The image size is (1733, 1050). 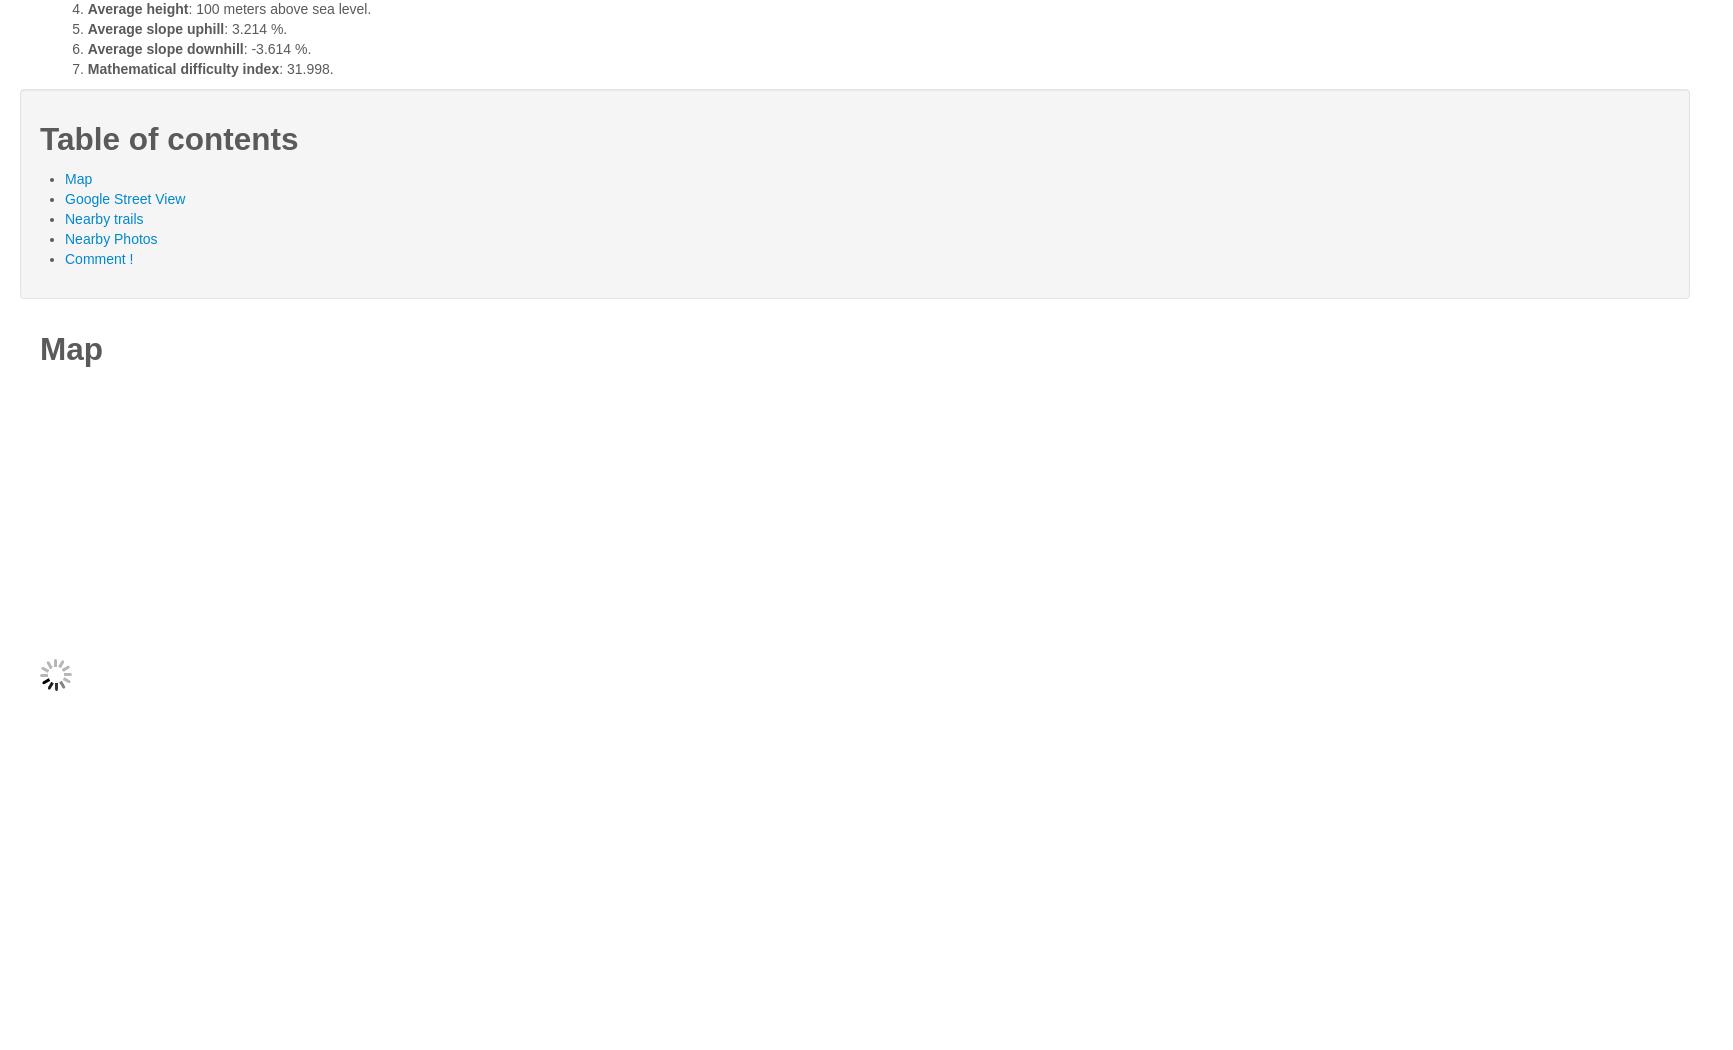 What do you see at coordinates (103, 218) in the screenshot?
I see `'Nearby trails'` at bounding box center [103, 218].